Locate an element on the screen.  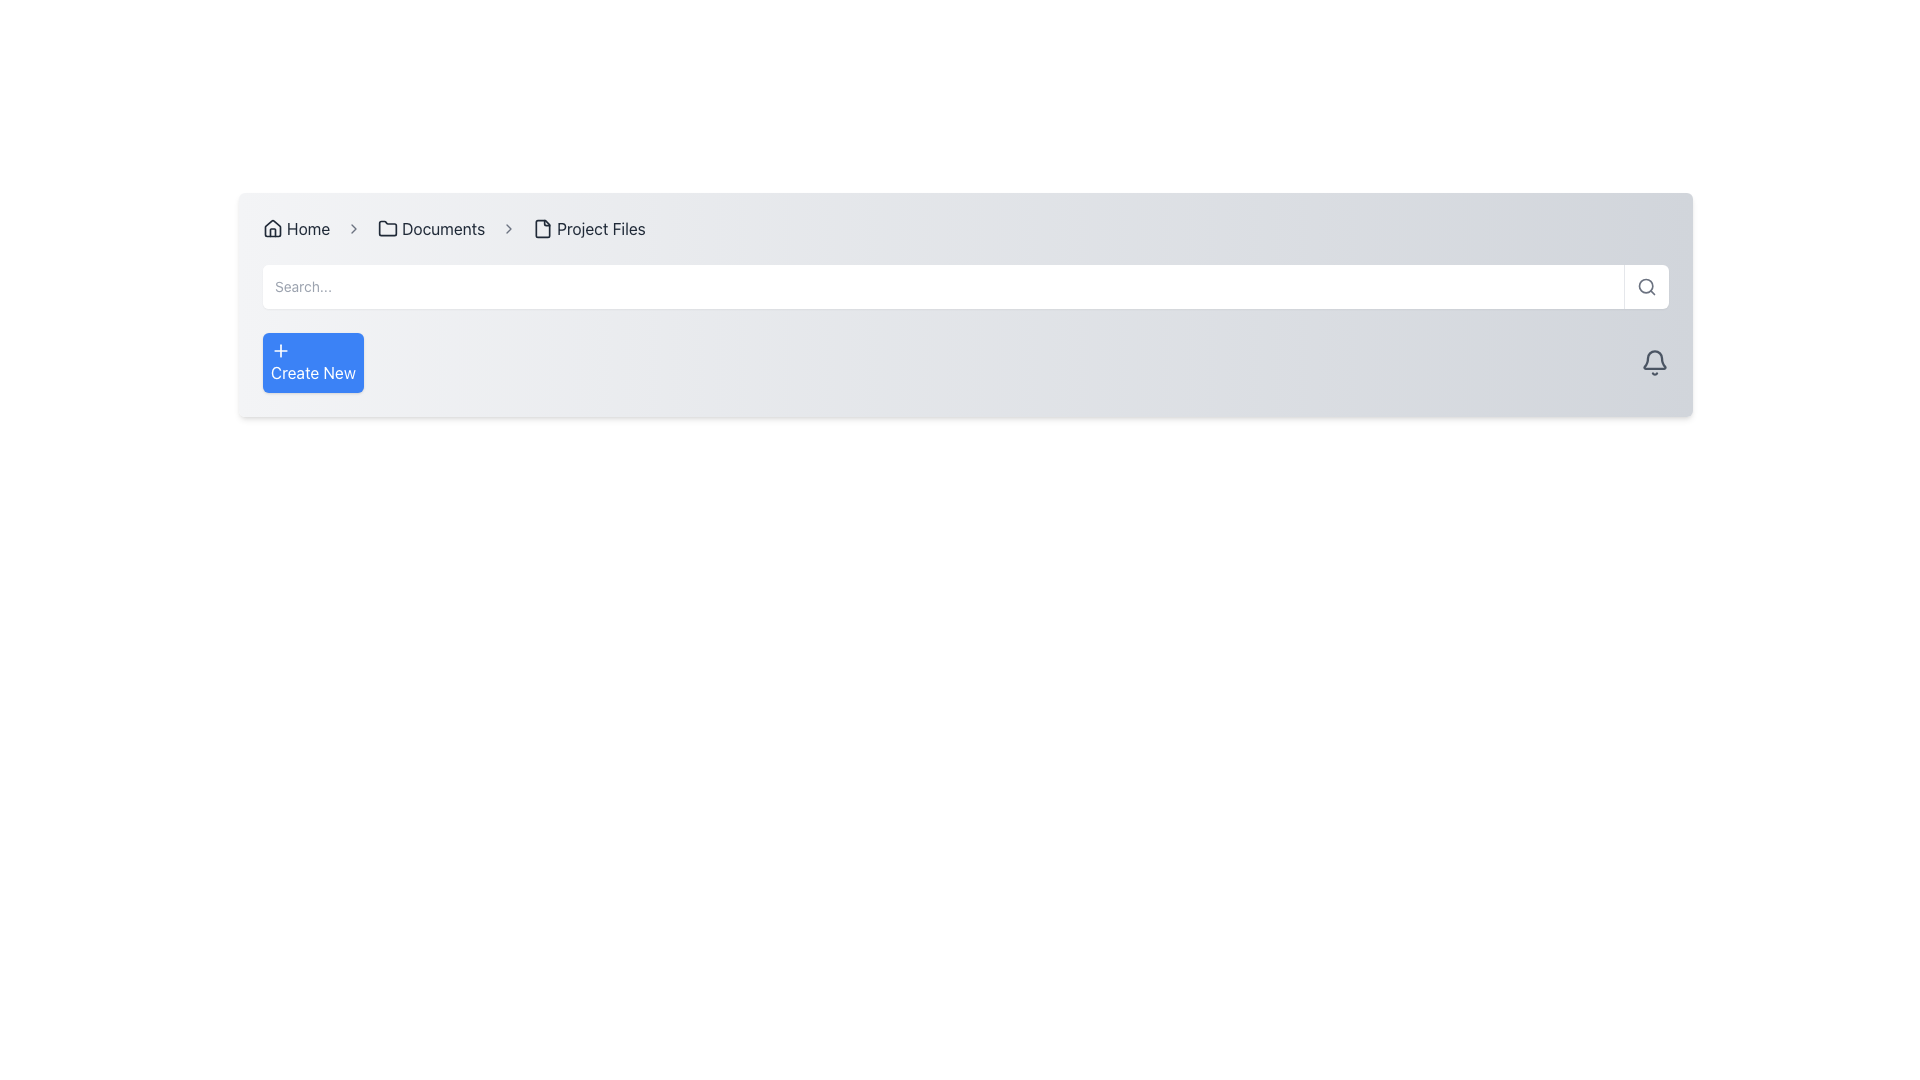
the file-related icon in the breadcrumb navigation bar, which is located next to the 'Project Files' text is located at coordinates (543, 227).